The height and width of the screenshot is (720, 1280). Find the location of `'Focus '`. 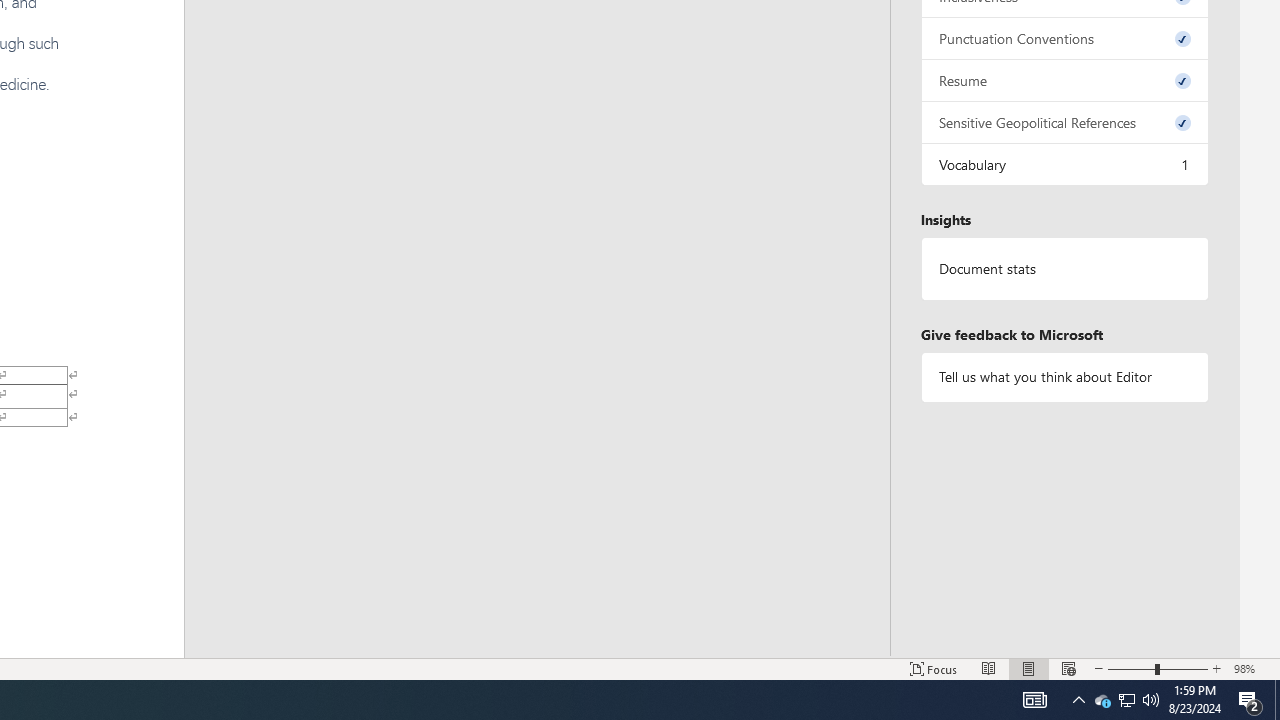

'Focus ' is located at coordinates (933, 669).